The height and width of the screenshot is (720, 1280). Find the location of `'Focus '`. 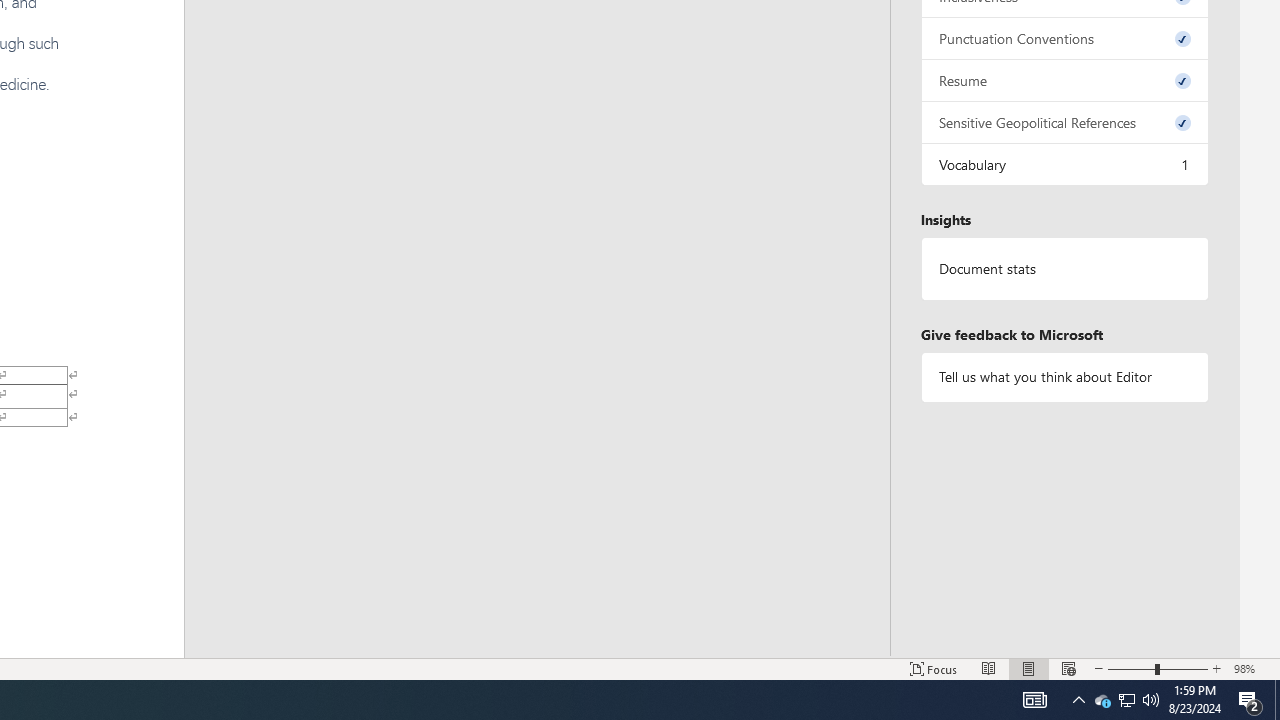

'Focus ' is located at coordinates (933, 669).